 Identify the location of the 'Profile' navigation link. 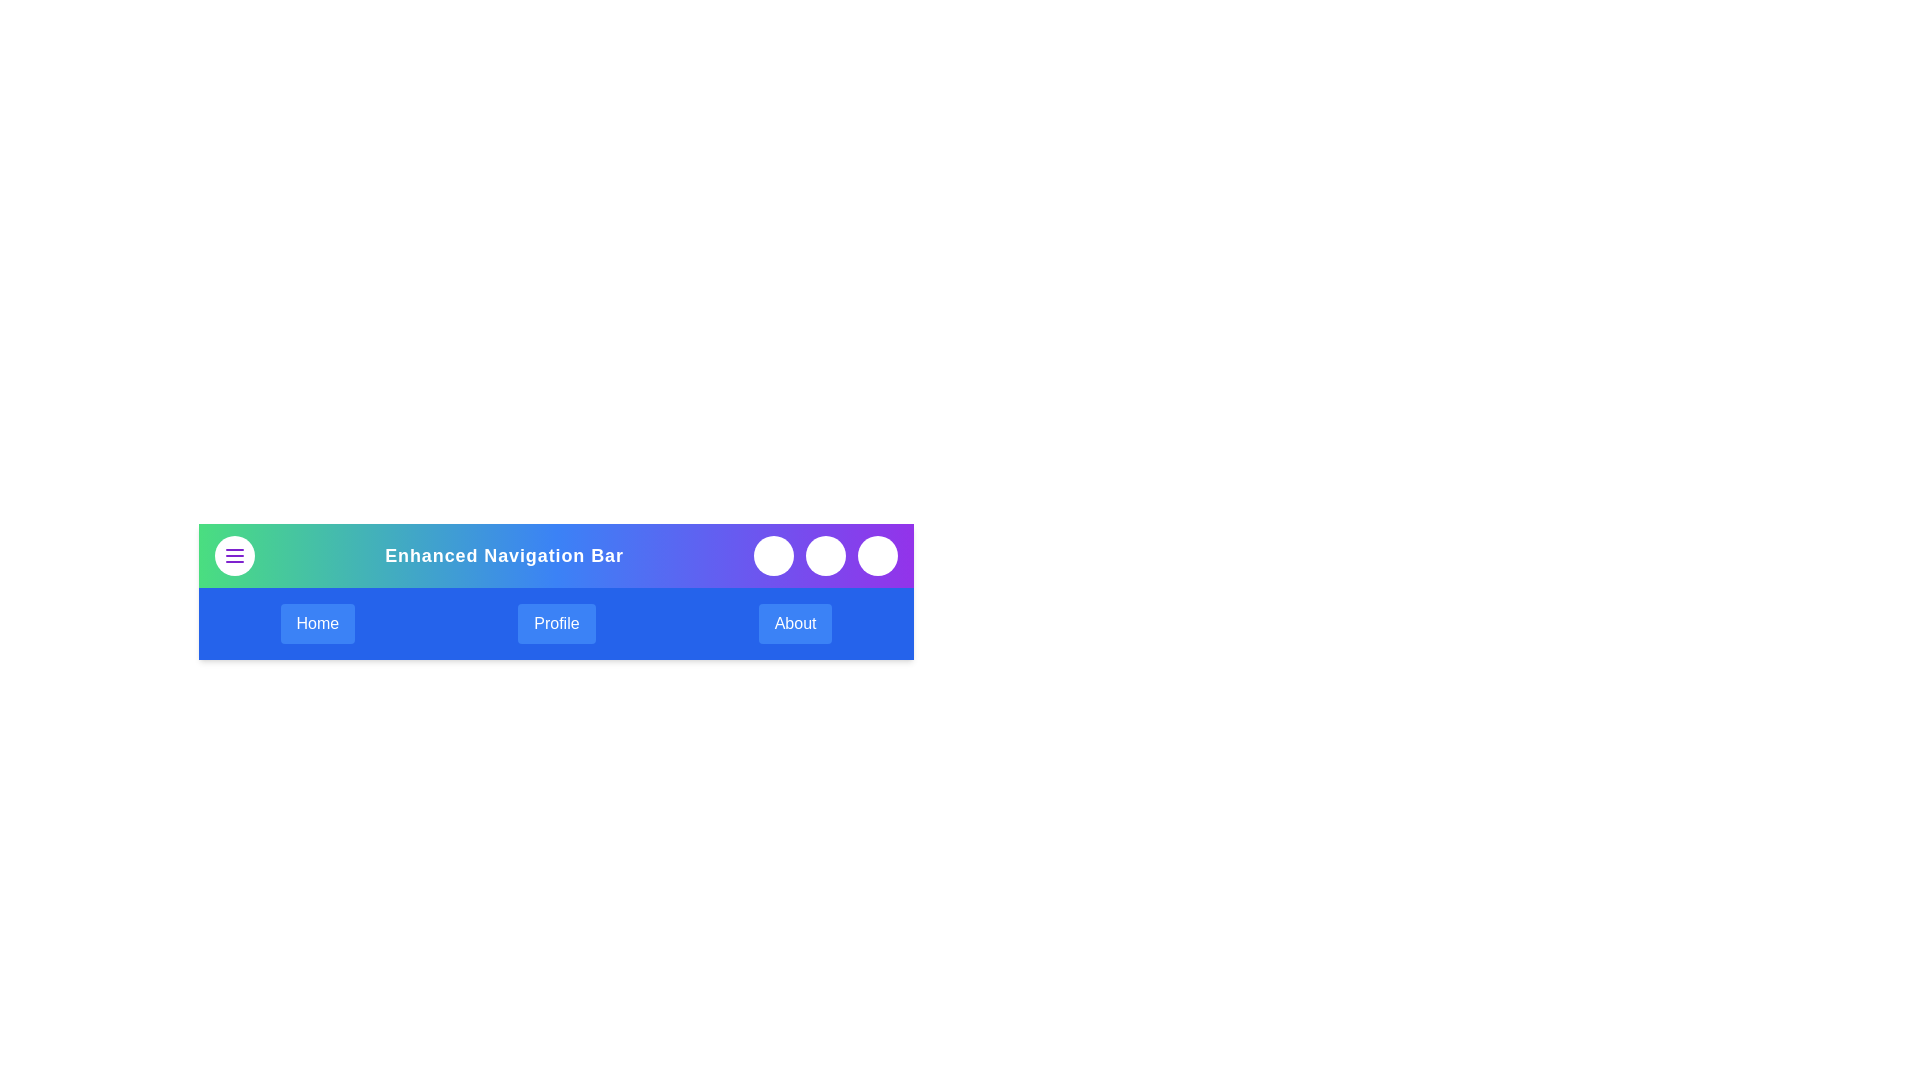
(556, 623).